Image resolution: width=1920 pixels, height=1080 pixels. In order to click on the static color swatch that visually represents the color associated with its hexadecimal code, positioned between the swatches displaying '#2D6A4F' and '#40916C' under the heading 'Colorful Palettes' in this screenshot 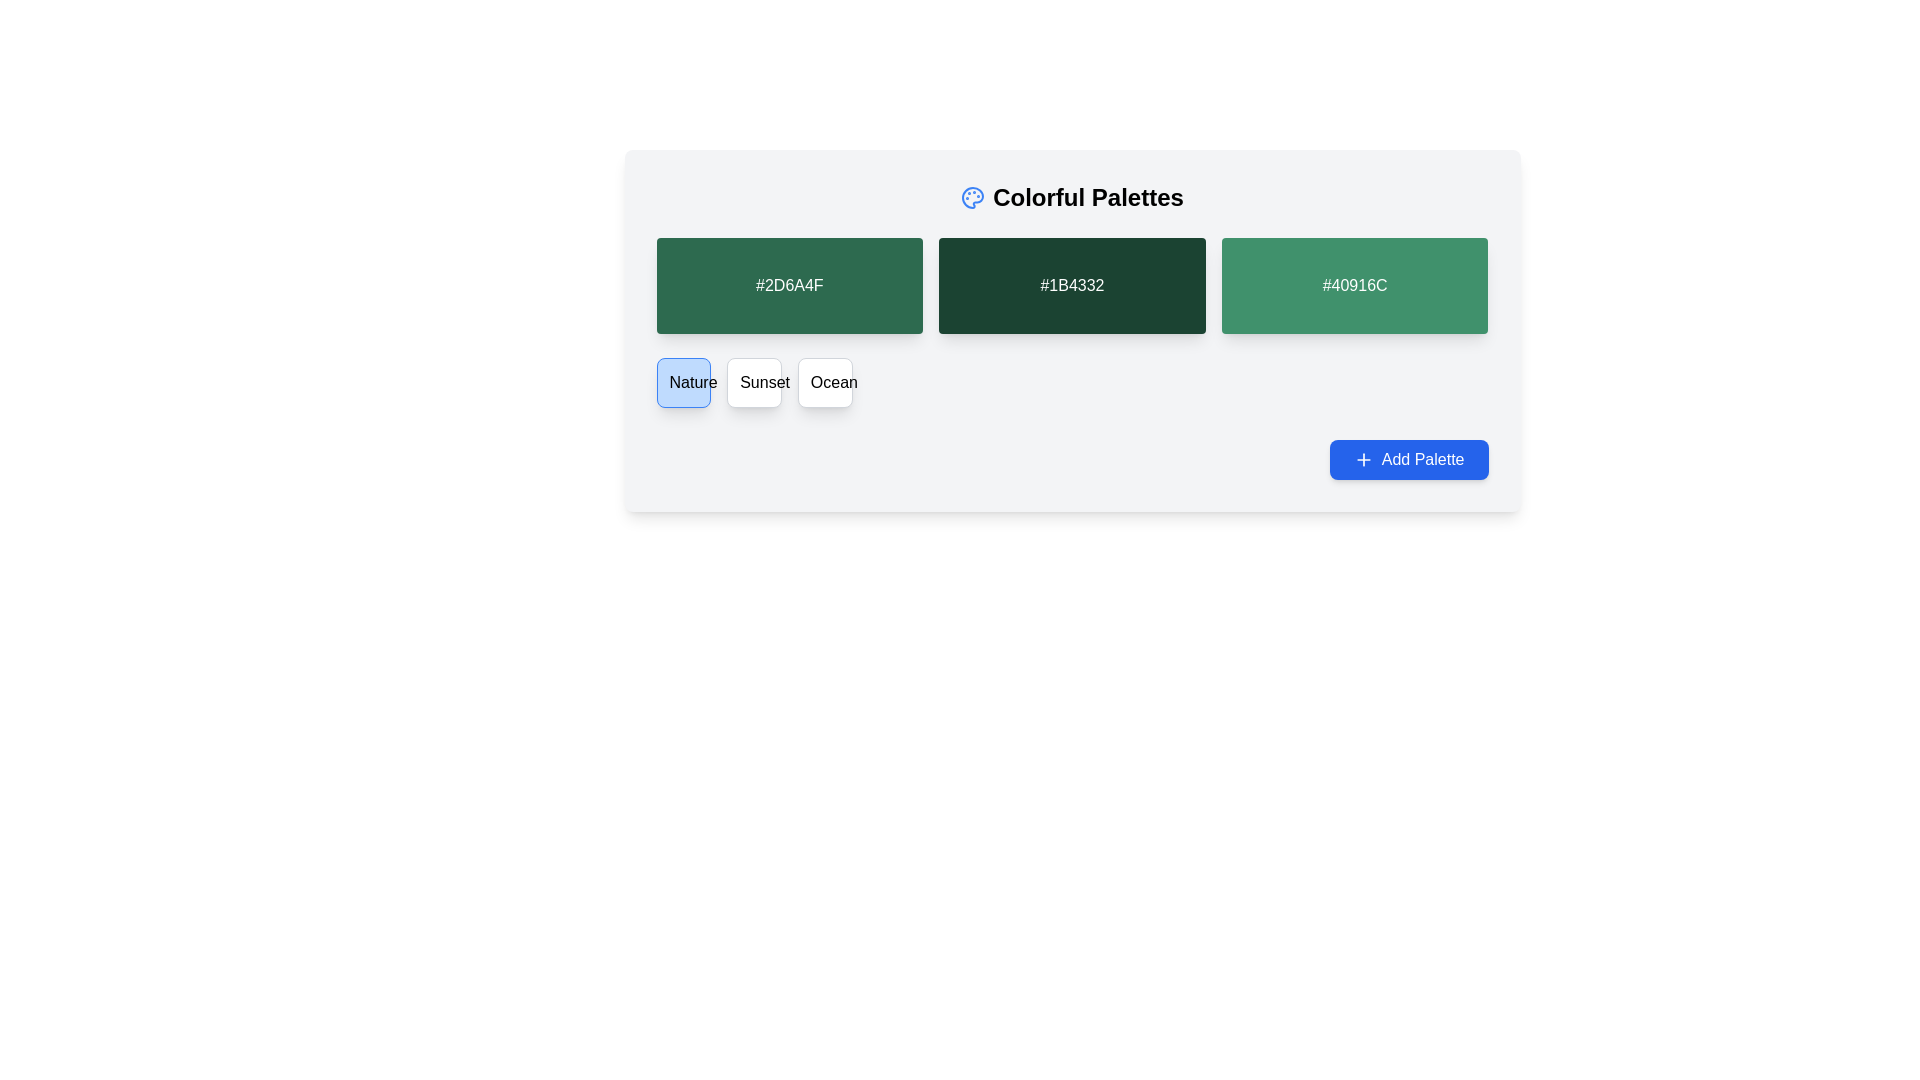, I will do `click(1071, 285)`.